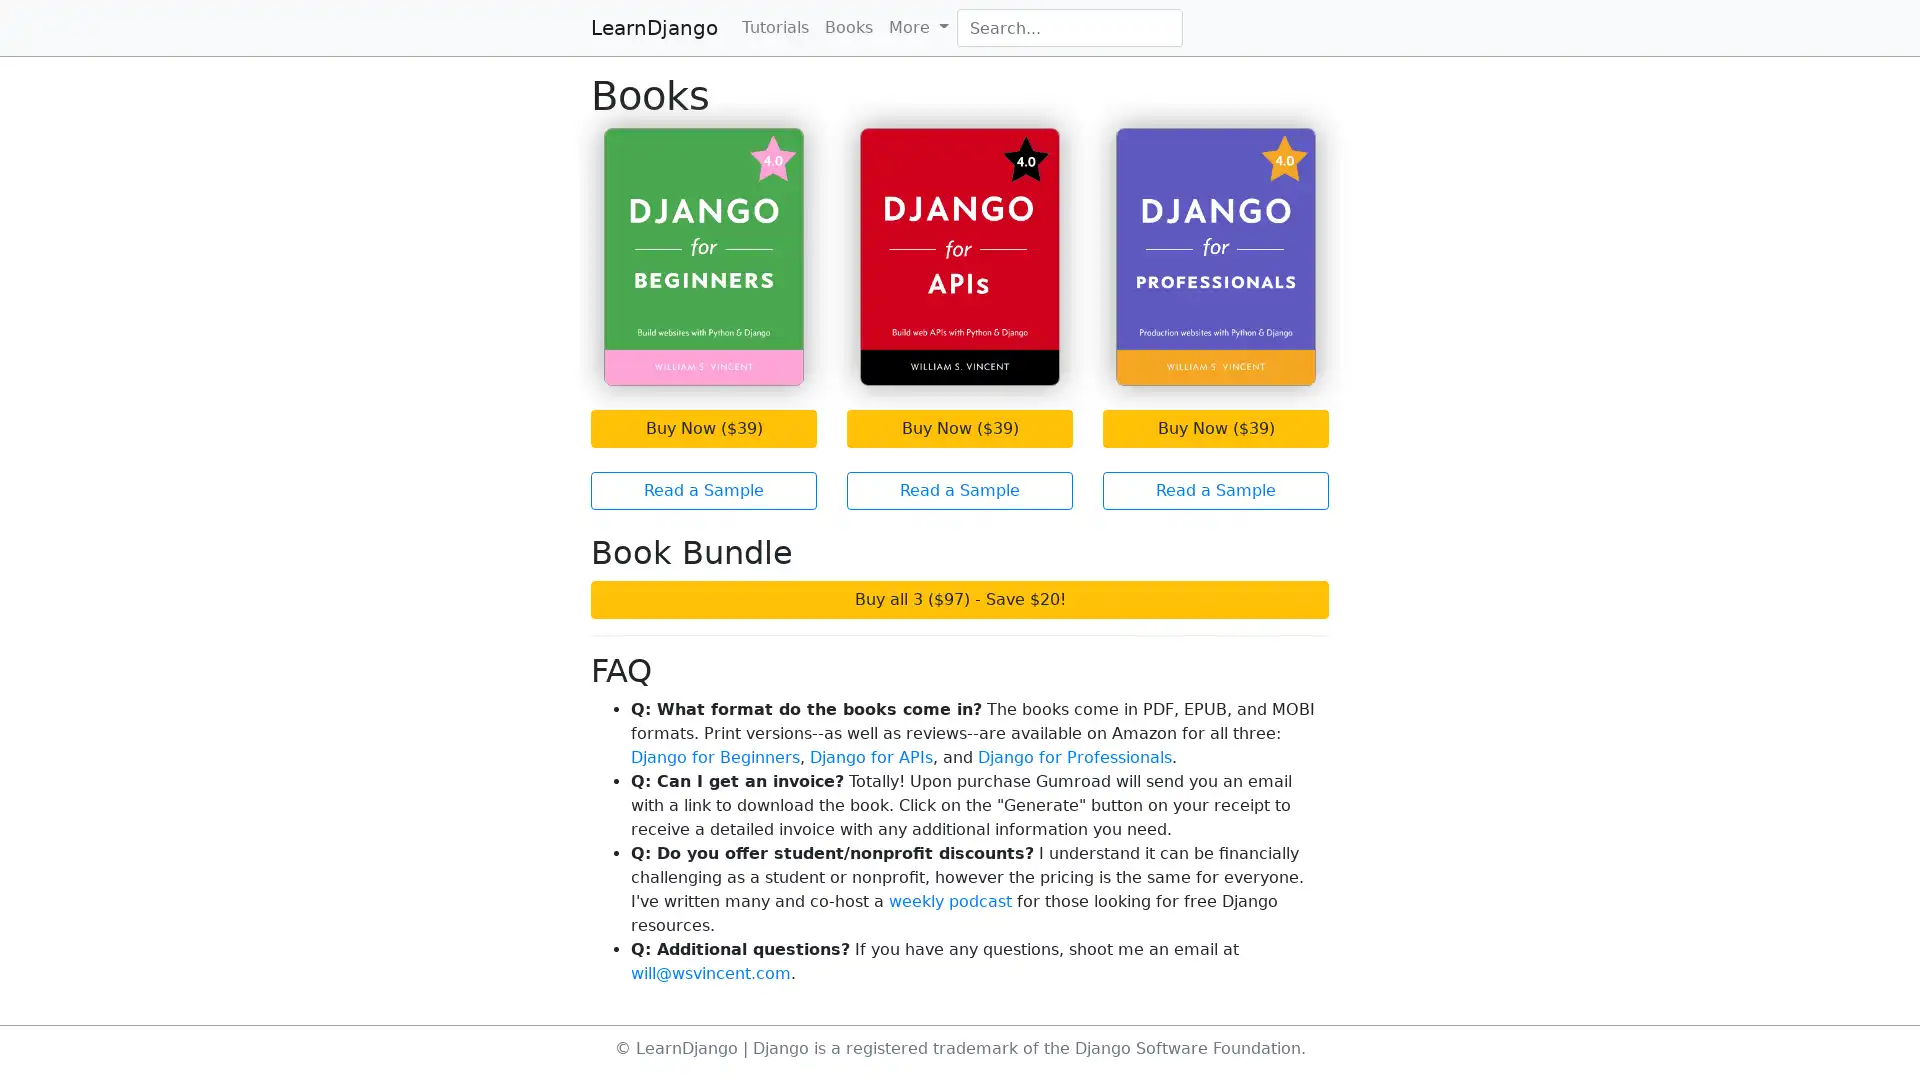 The height and width of the screenshot is (1080, 1920). Describe the element at coordinates (1214, 490) in the screenshot. I see `Read a Sample` at that location.